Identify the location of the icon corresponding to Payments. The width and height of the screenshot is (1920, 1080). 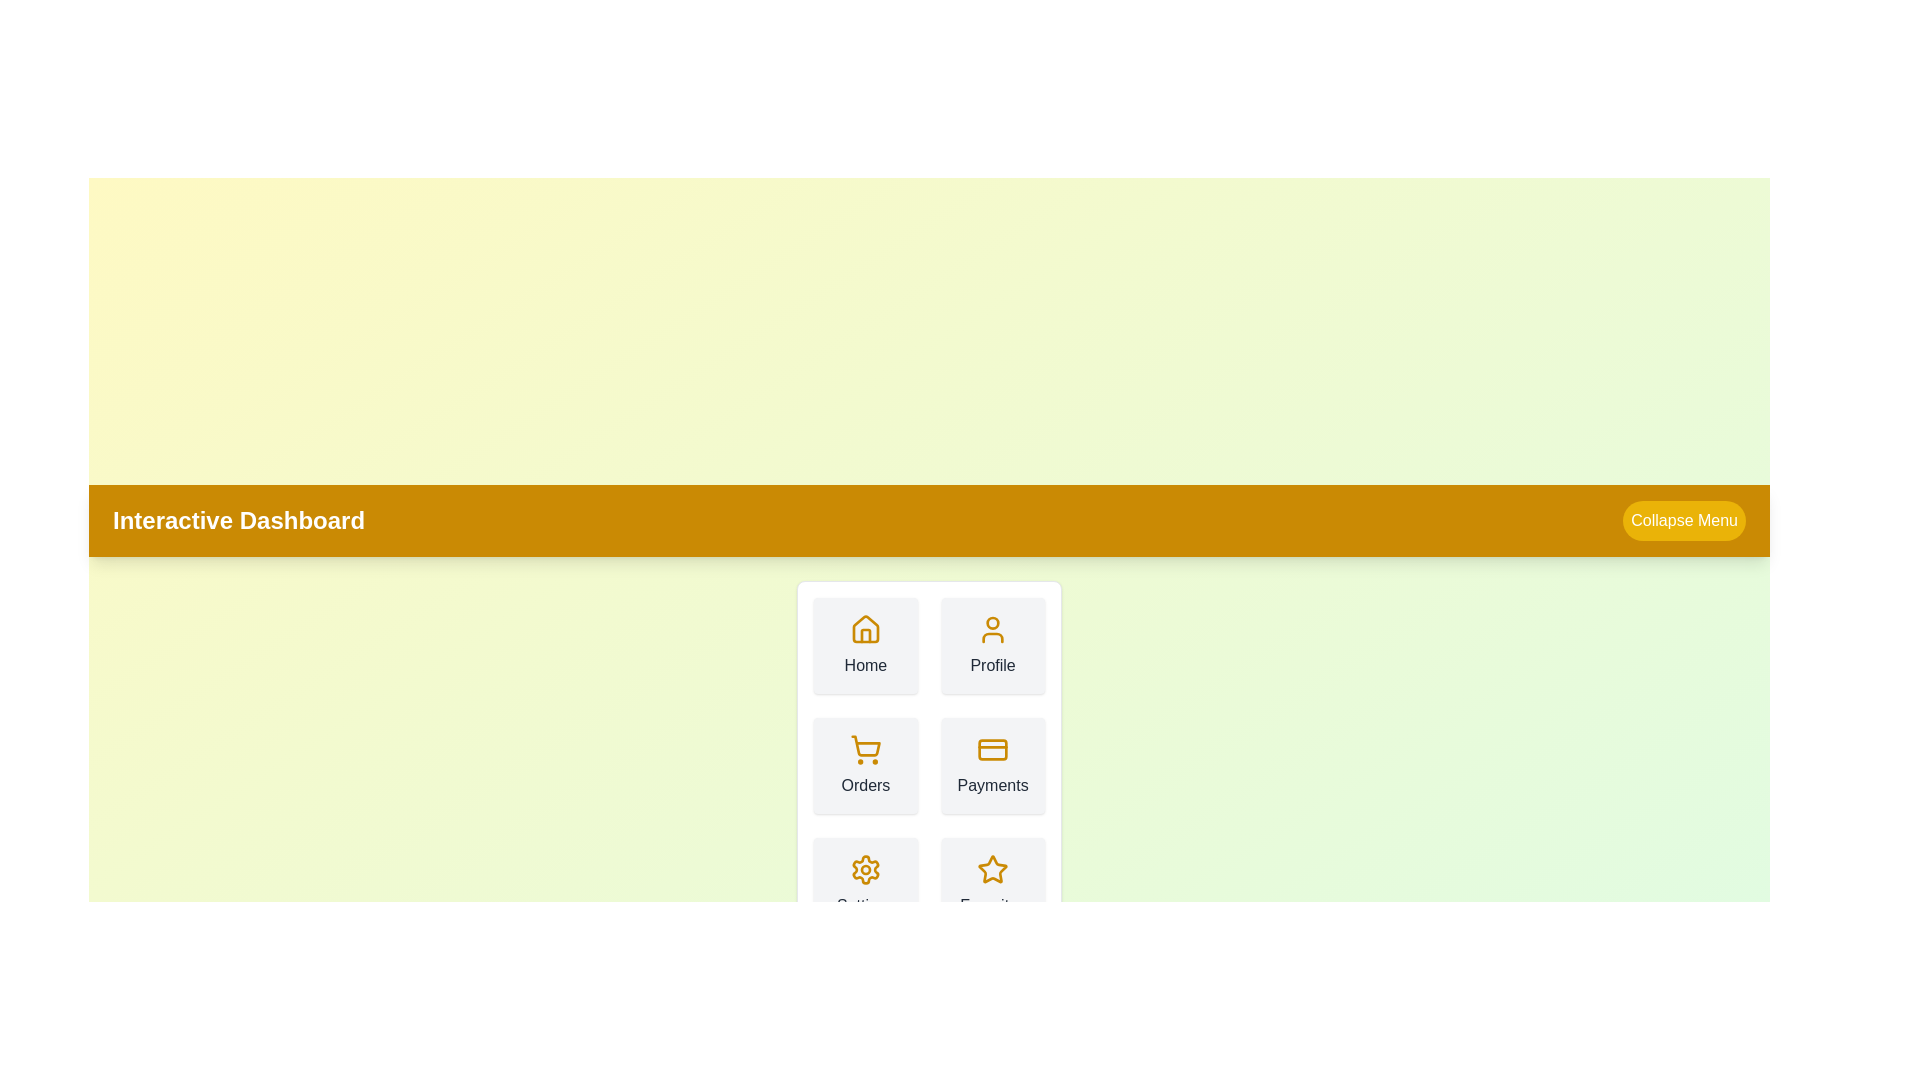
(993, 749).